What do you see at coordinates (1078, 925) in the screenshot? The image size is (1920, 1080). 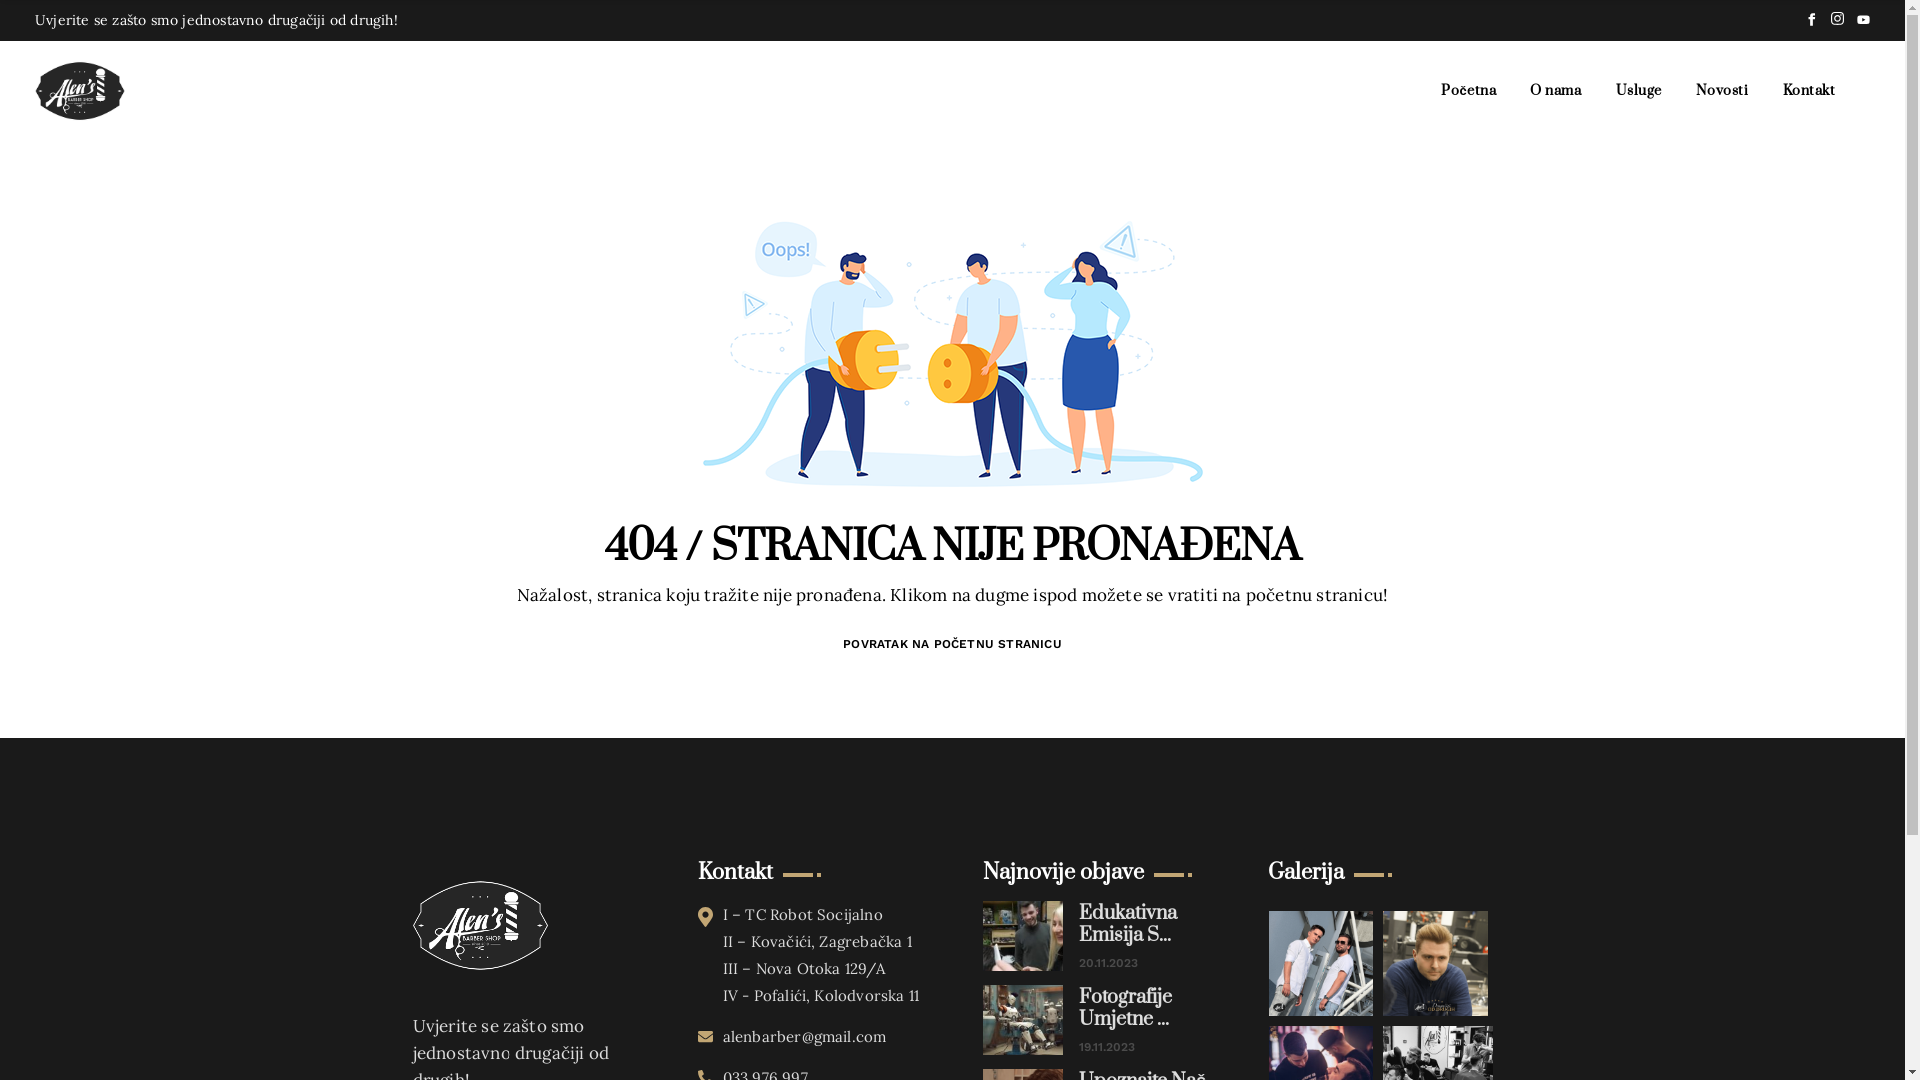 I see `'Edukativna Emisija S...'` at bounding box center [1078, 925].